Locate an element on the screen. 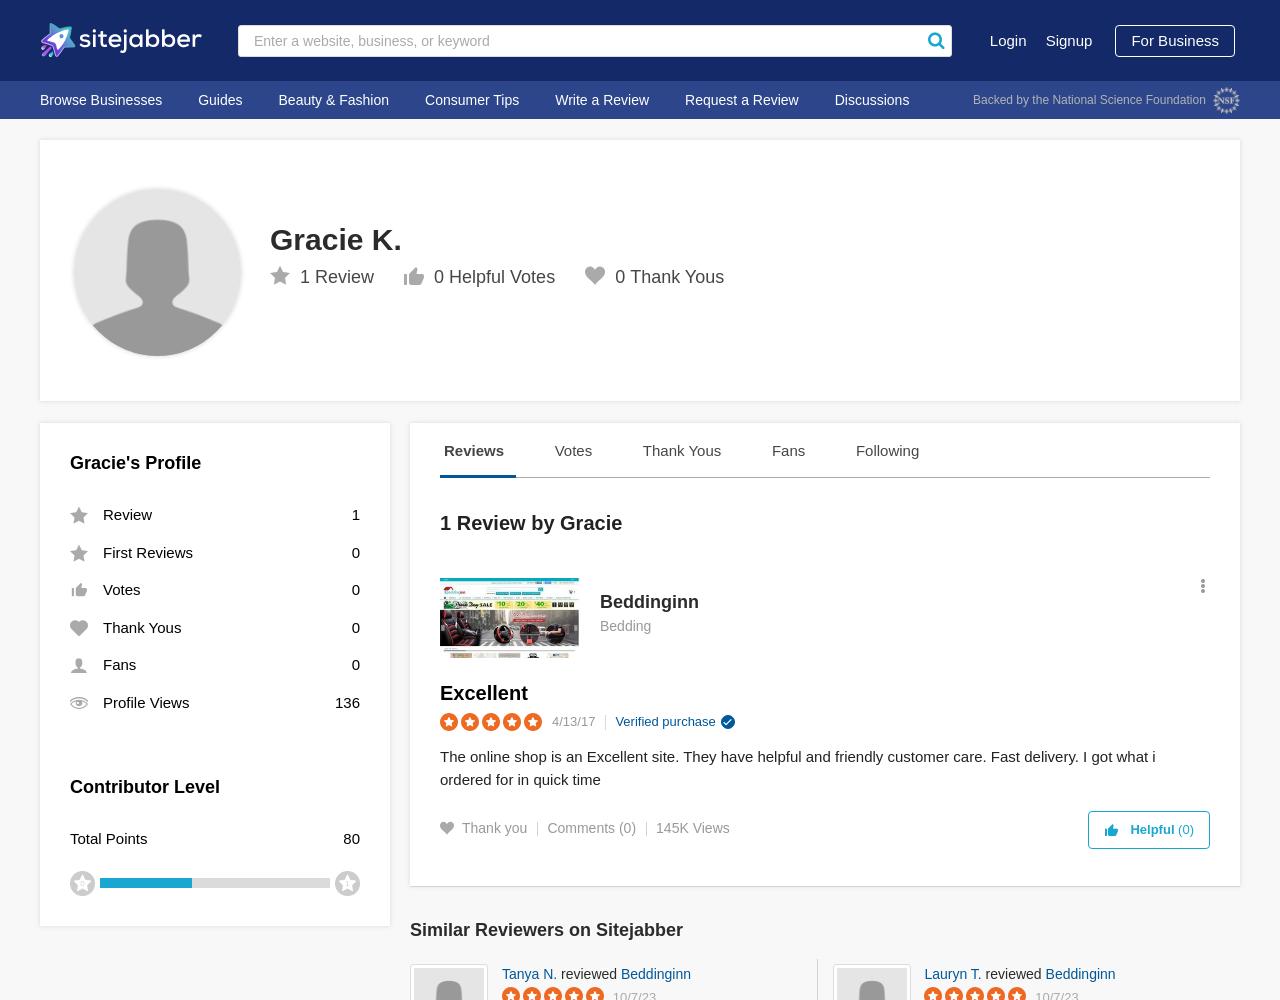  'Profile Views' is located at coordinates (145, 700).